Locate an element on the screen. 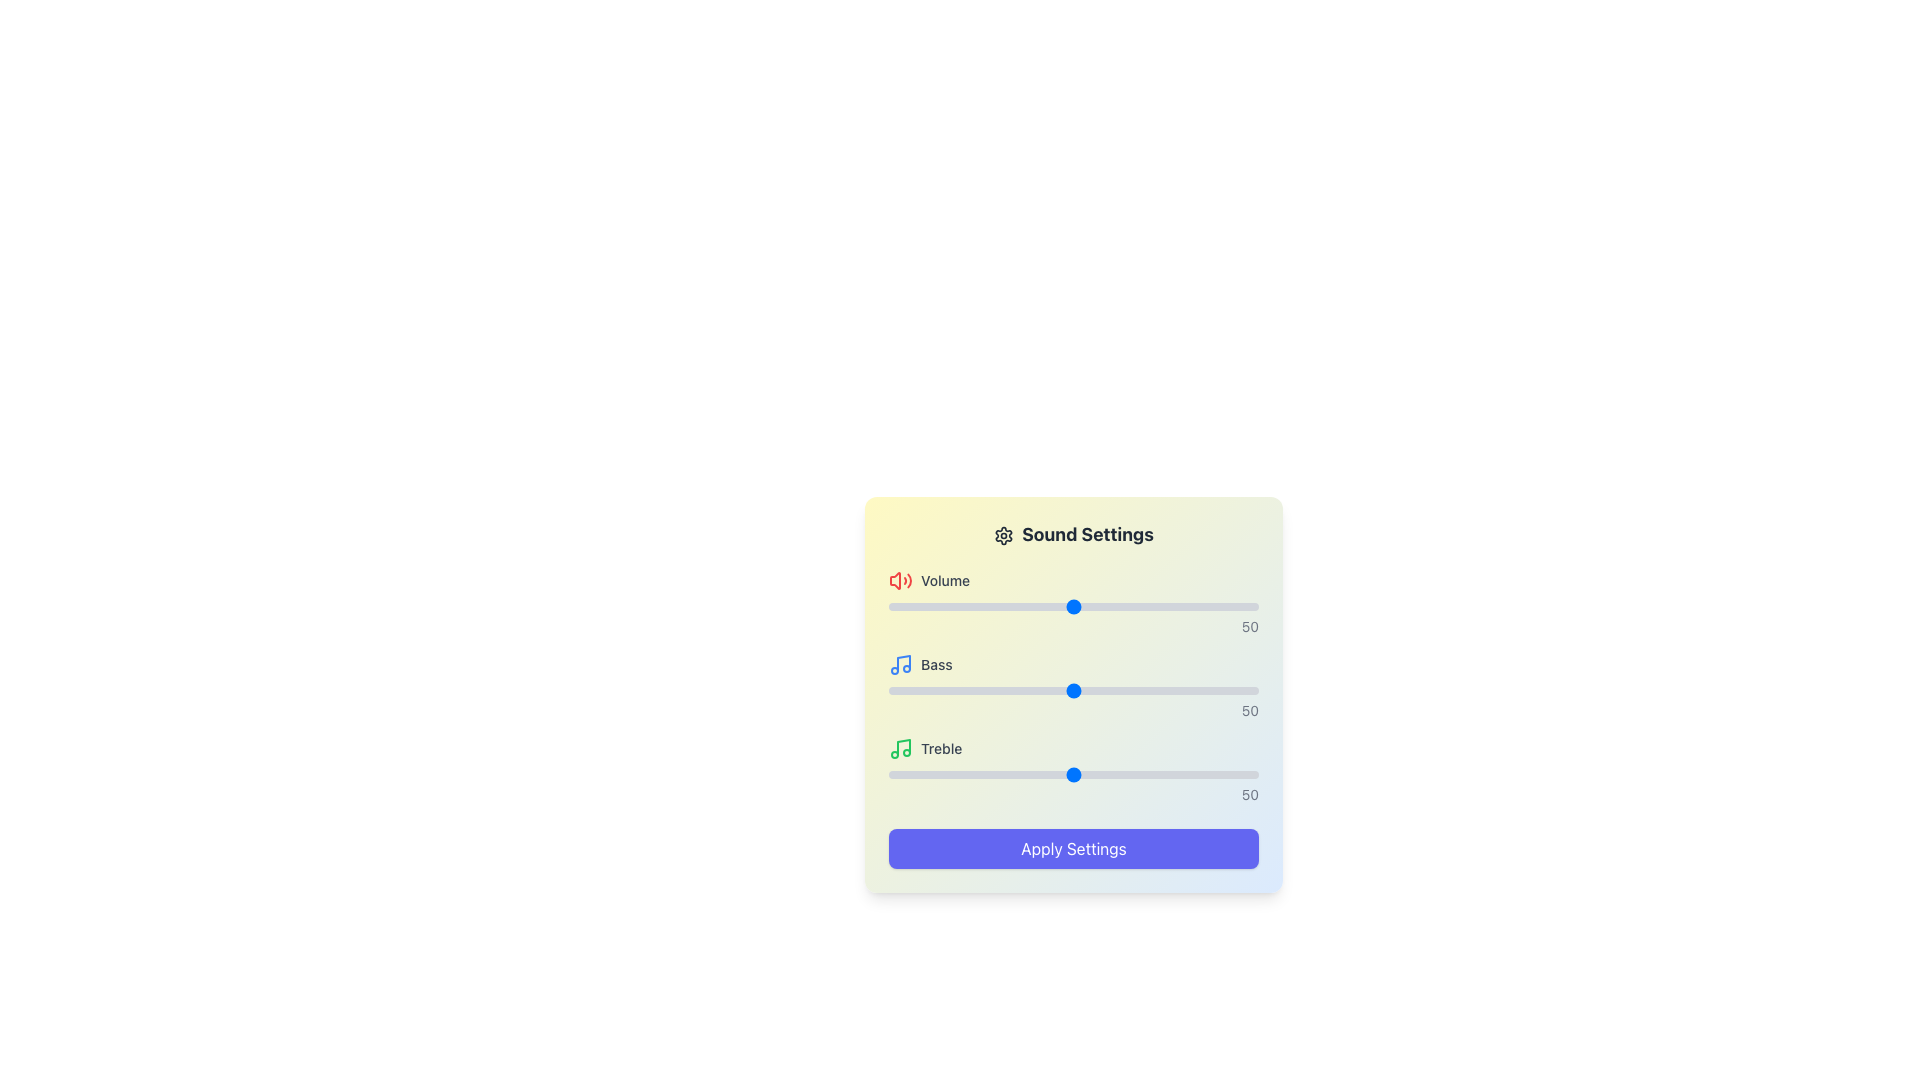 The height and width of the screenshot is (1080, 1920). the 'Sound Settings' label, which features bold text and a settings gear icon, located at the top of the UI card is located at coordinates (1073, 534).